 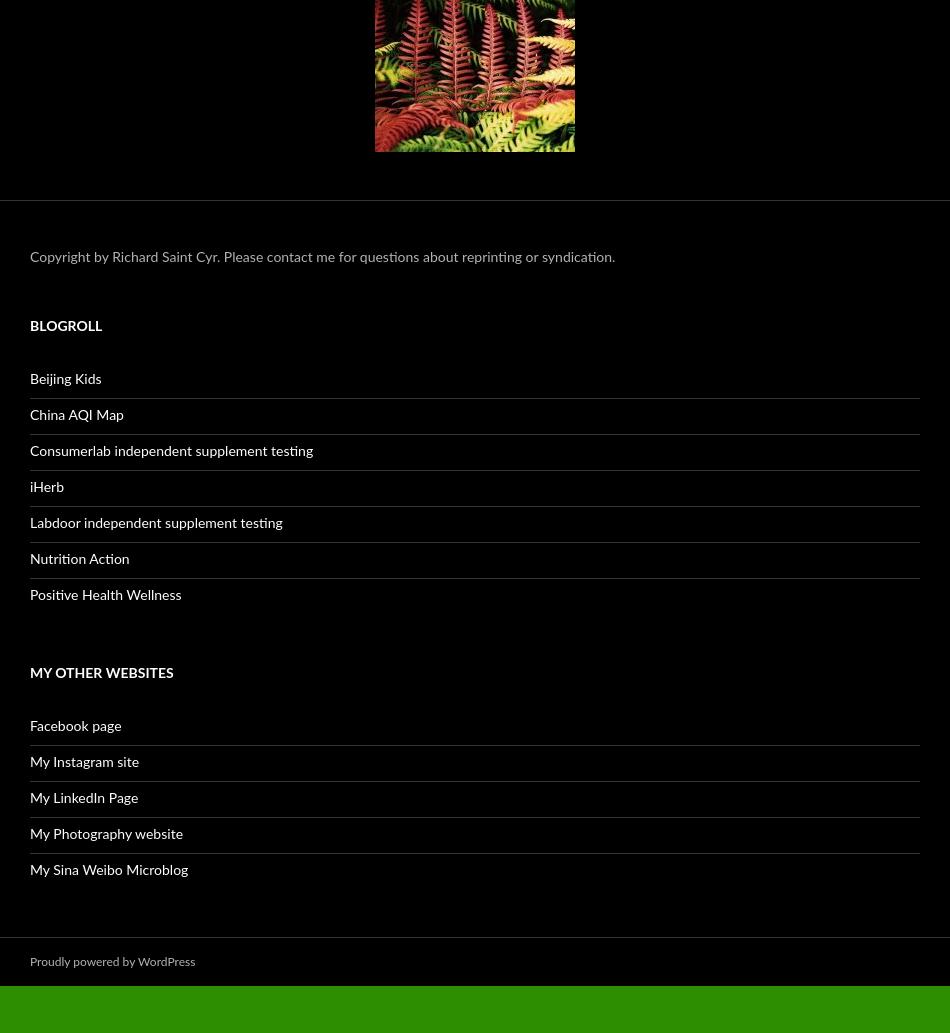 I want to click on 'Facebook page', so click(x=75, y=725).